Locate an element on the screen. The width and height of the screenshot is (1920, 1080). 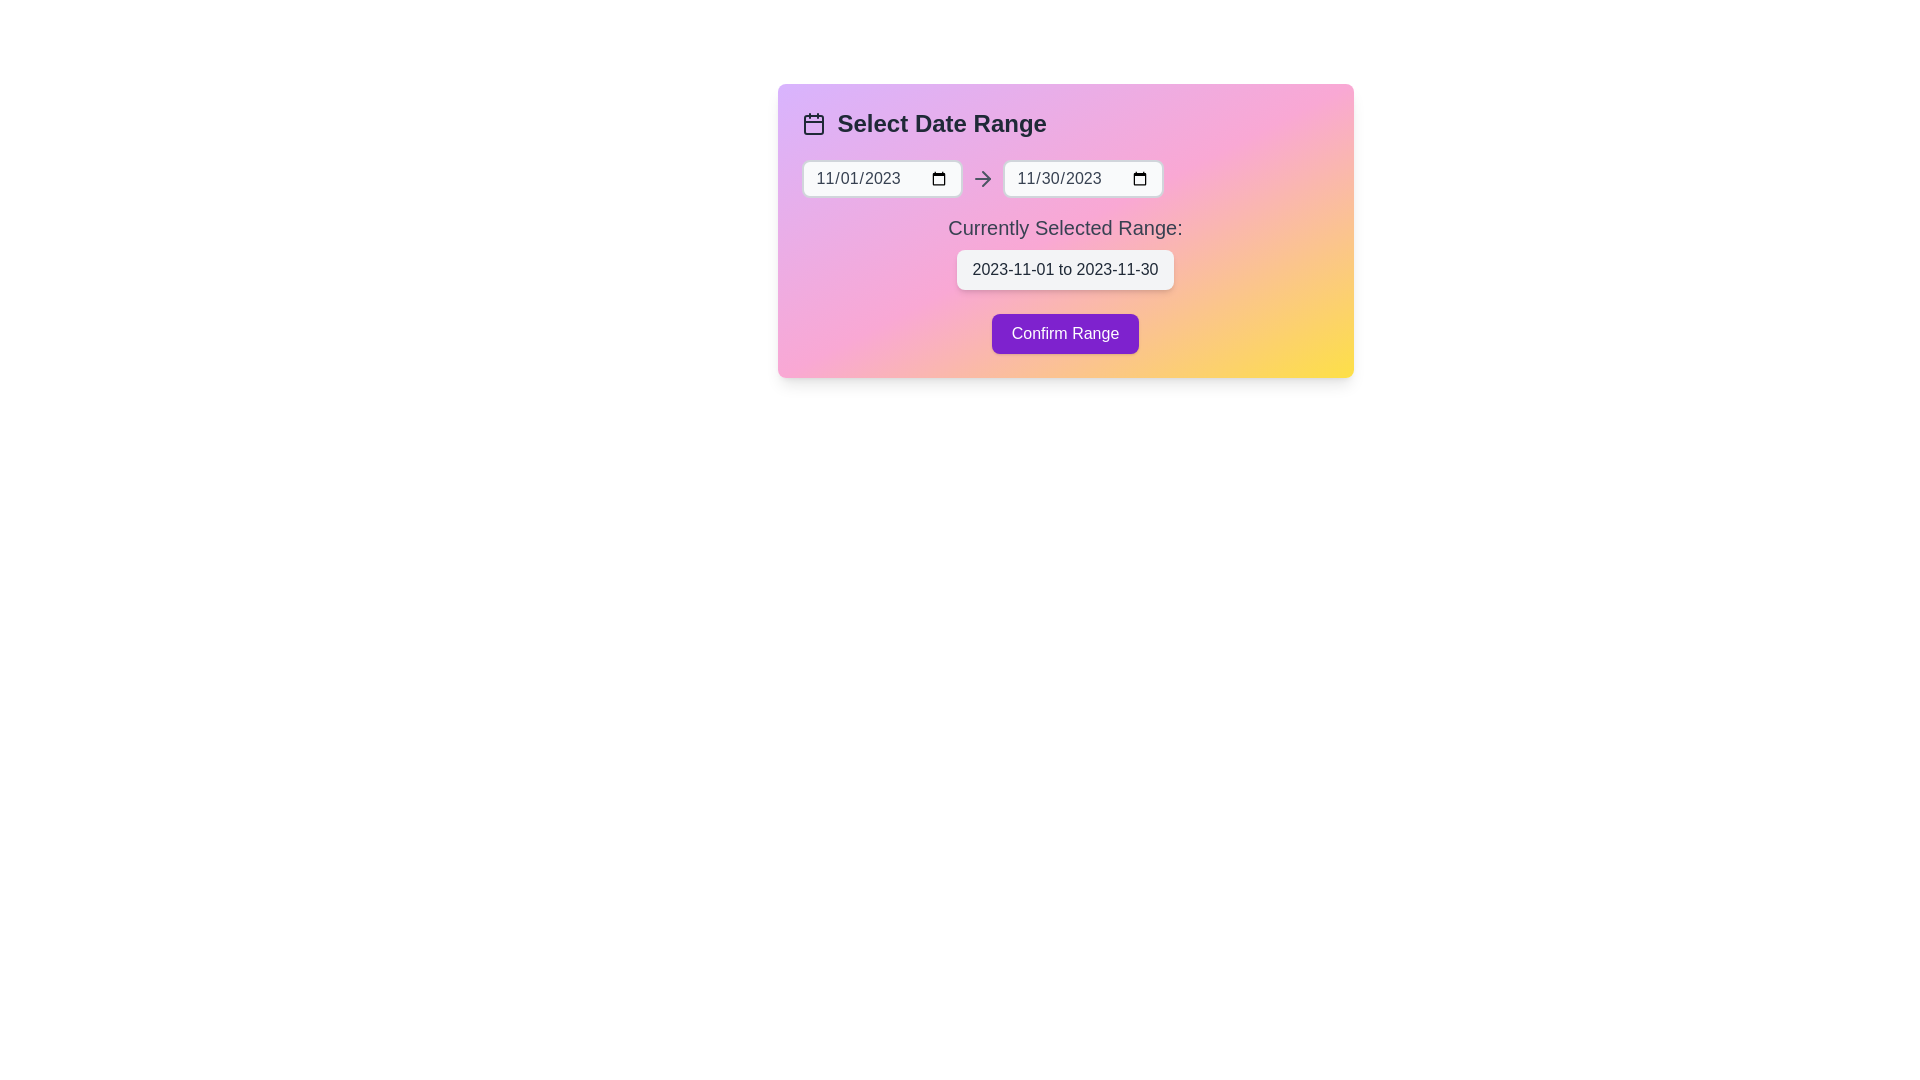
the text displaying the currently selected date range is located at coordinates (1064, 270).